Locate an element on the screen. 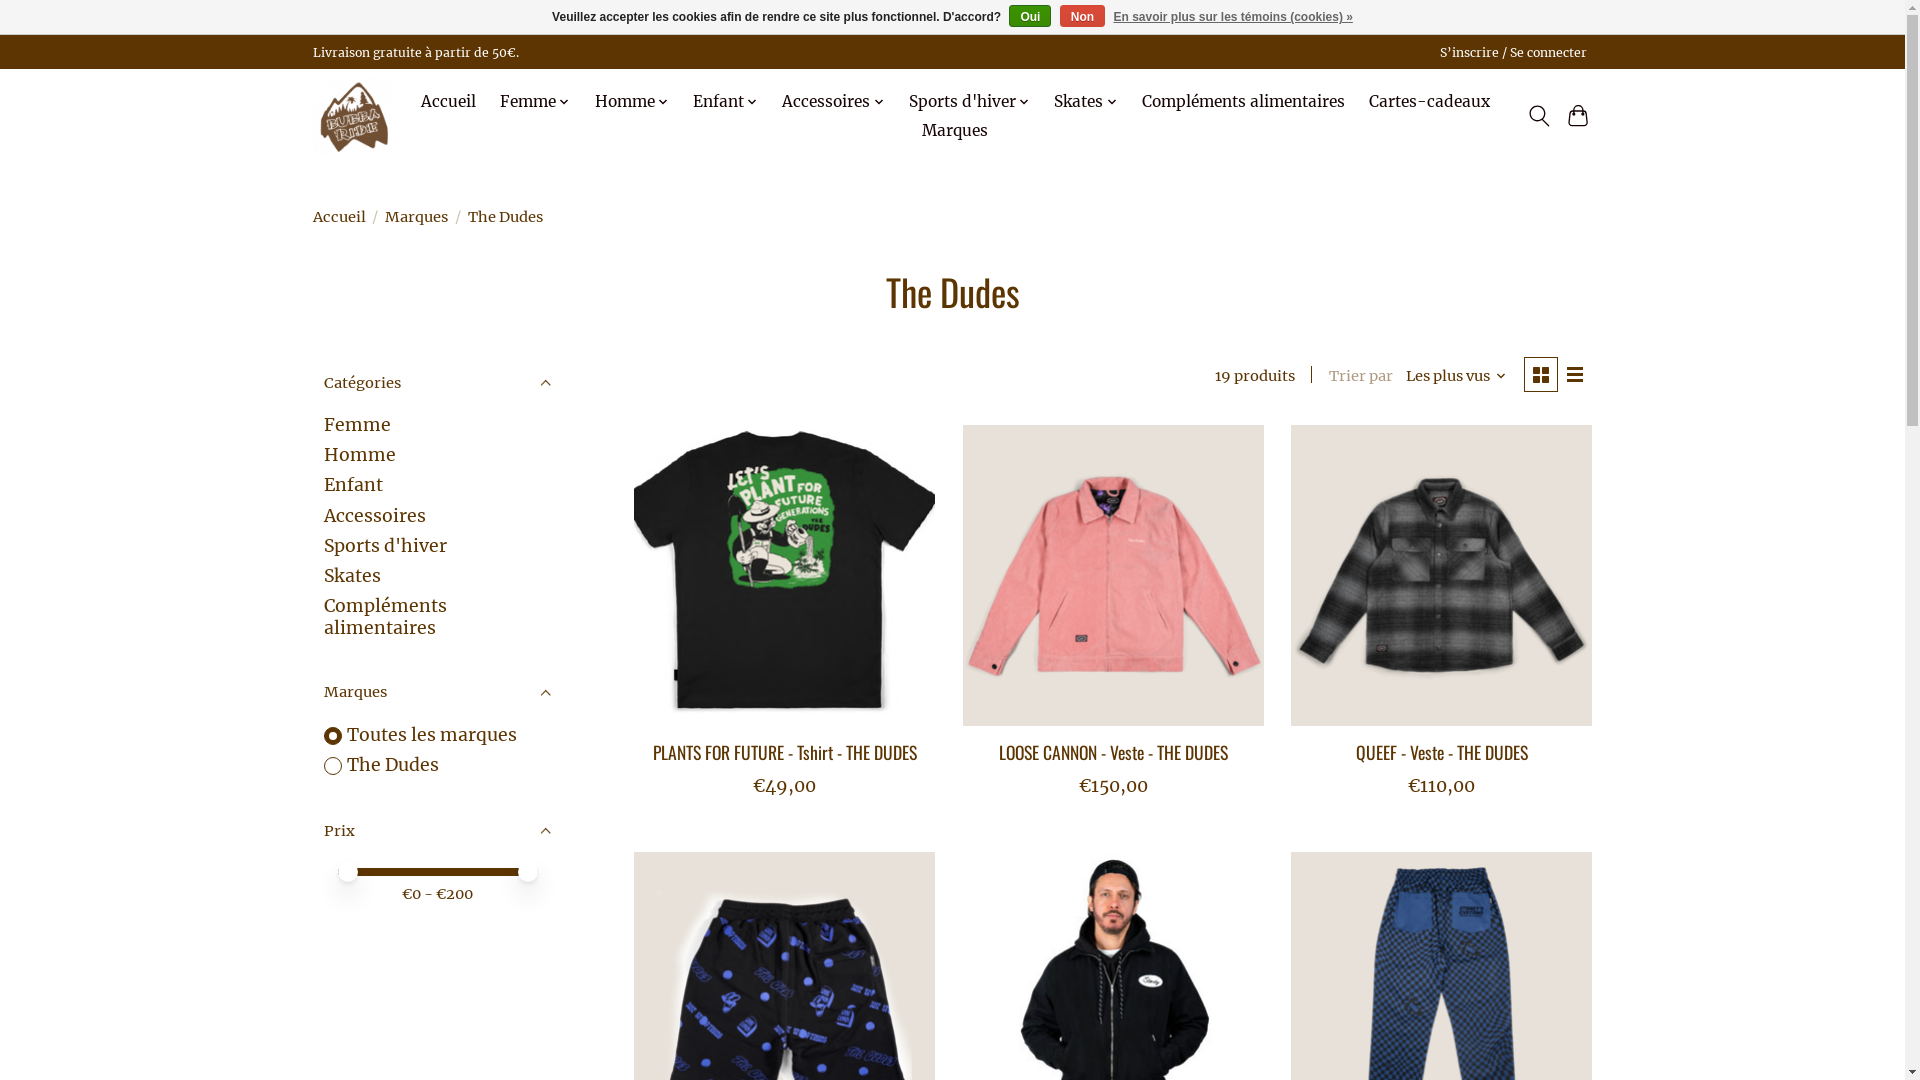 This screenshot has width=1920, height=1080. 'The Dudes QUEEF - Veste - THE DUDES' is located at coordinates (1441, 575).